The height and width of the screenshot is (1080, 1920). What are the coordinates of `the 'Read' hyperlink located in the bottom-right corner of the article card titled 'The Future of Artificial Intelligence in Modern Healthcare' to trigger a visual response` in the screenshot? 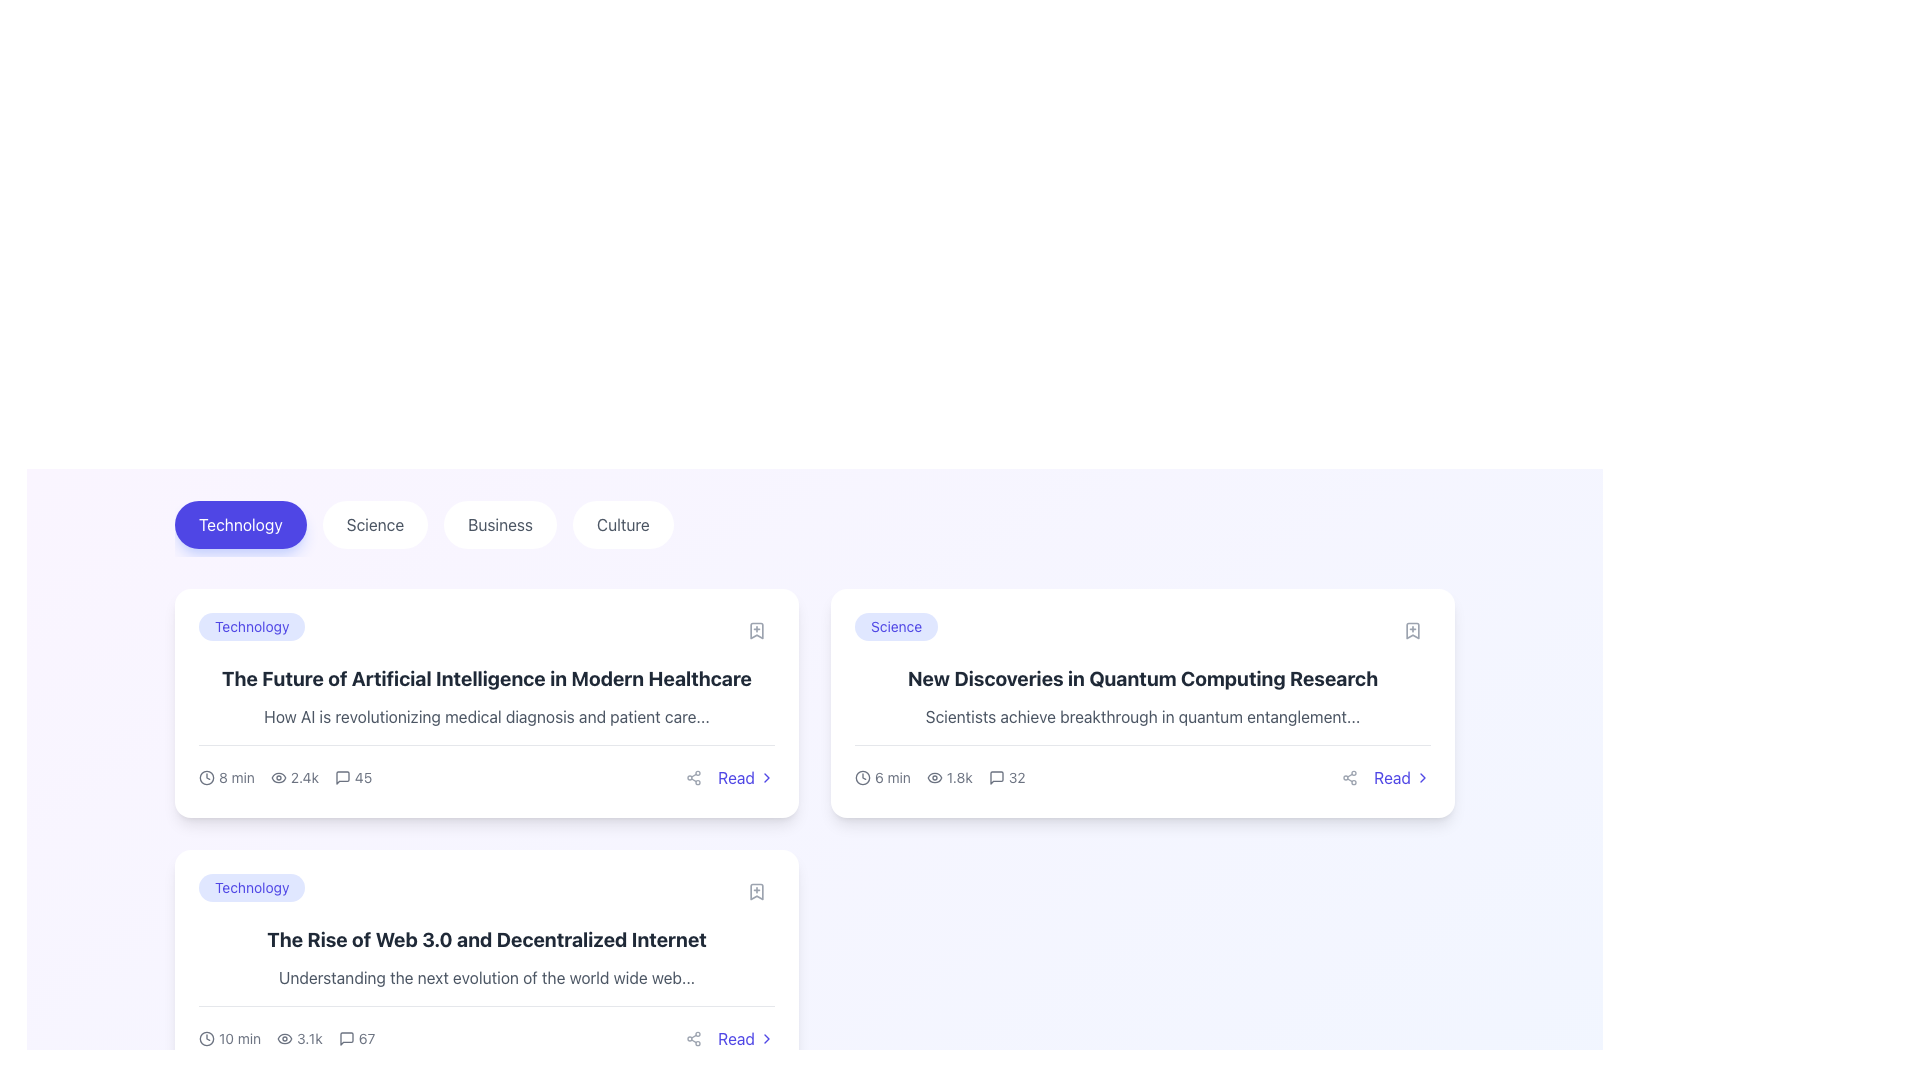 It's located at (745, 777).